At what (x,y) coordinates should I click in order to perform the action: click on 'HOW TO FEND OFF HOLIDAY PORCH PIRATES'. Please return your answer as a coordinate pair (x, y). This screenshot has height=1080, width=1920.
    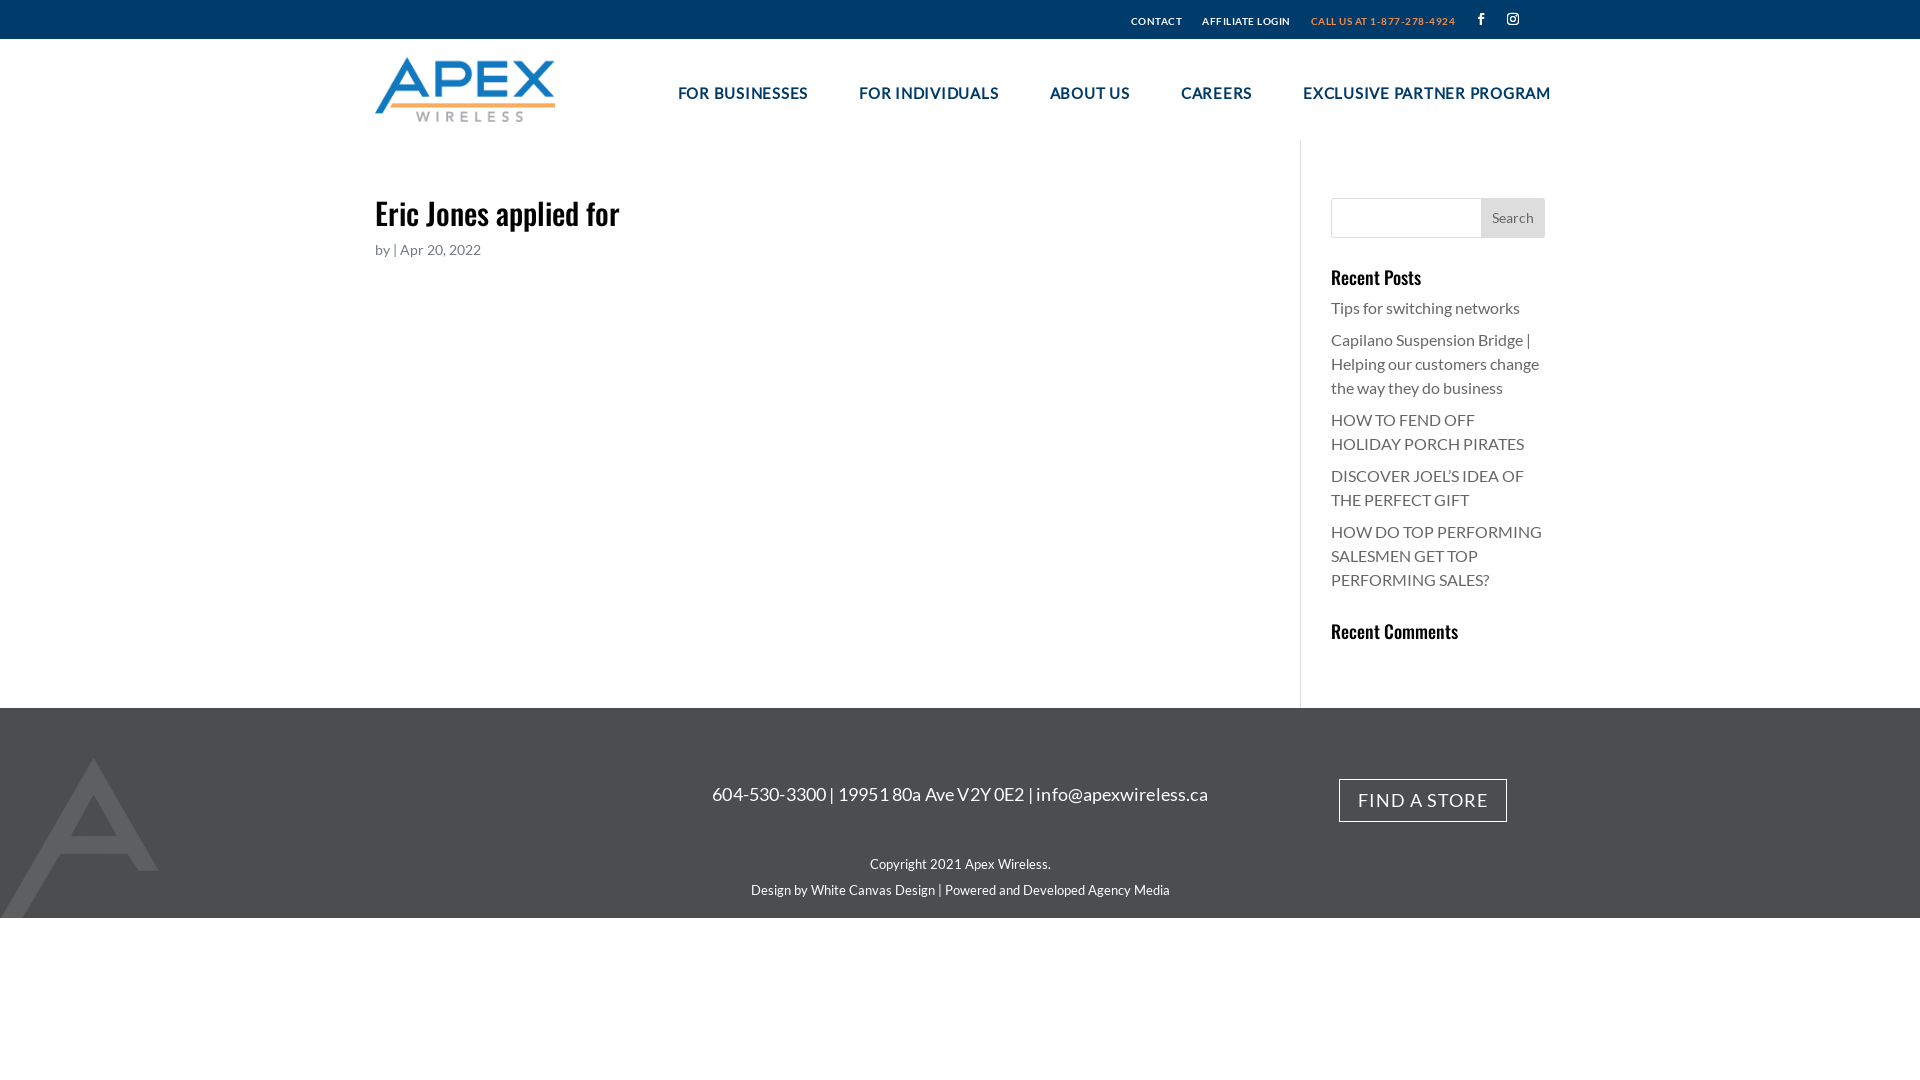
    Looking at the image, I should click on (1426, 430).